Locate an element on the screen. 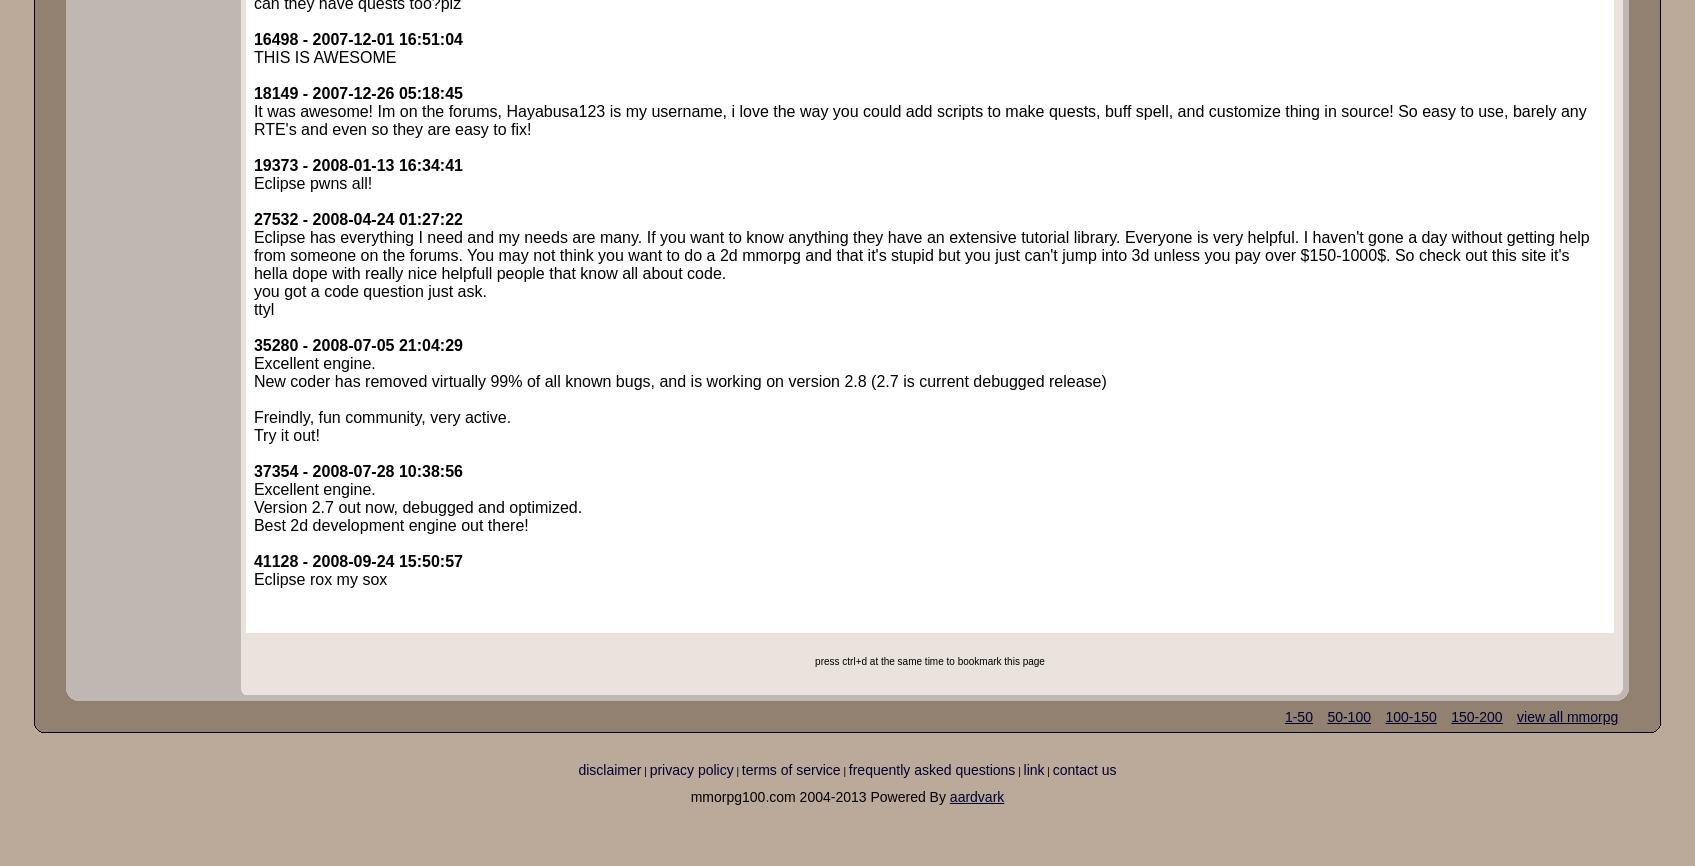  'ttyl' is located at coordinates (252, 308).